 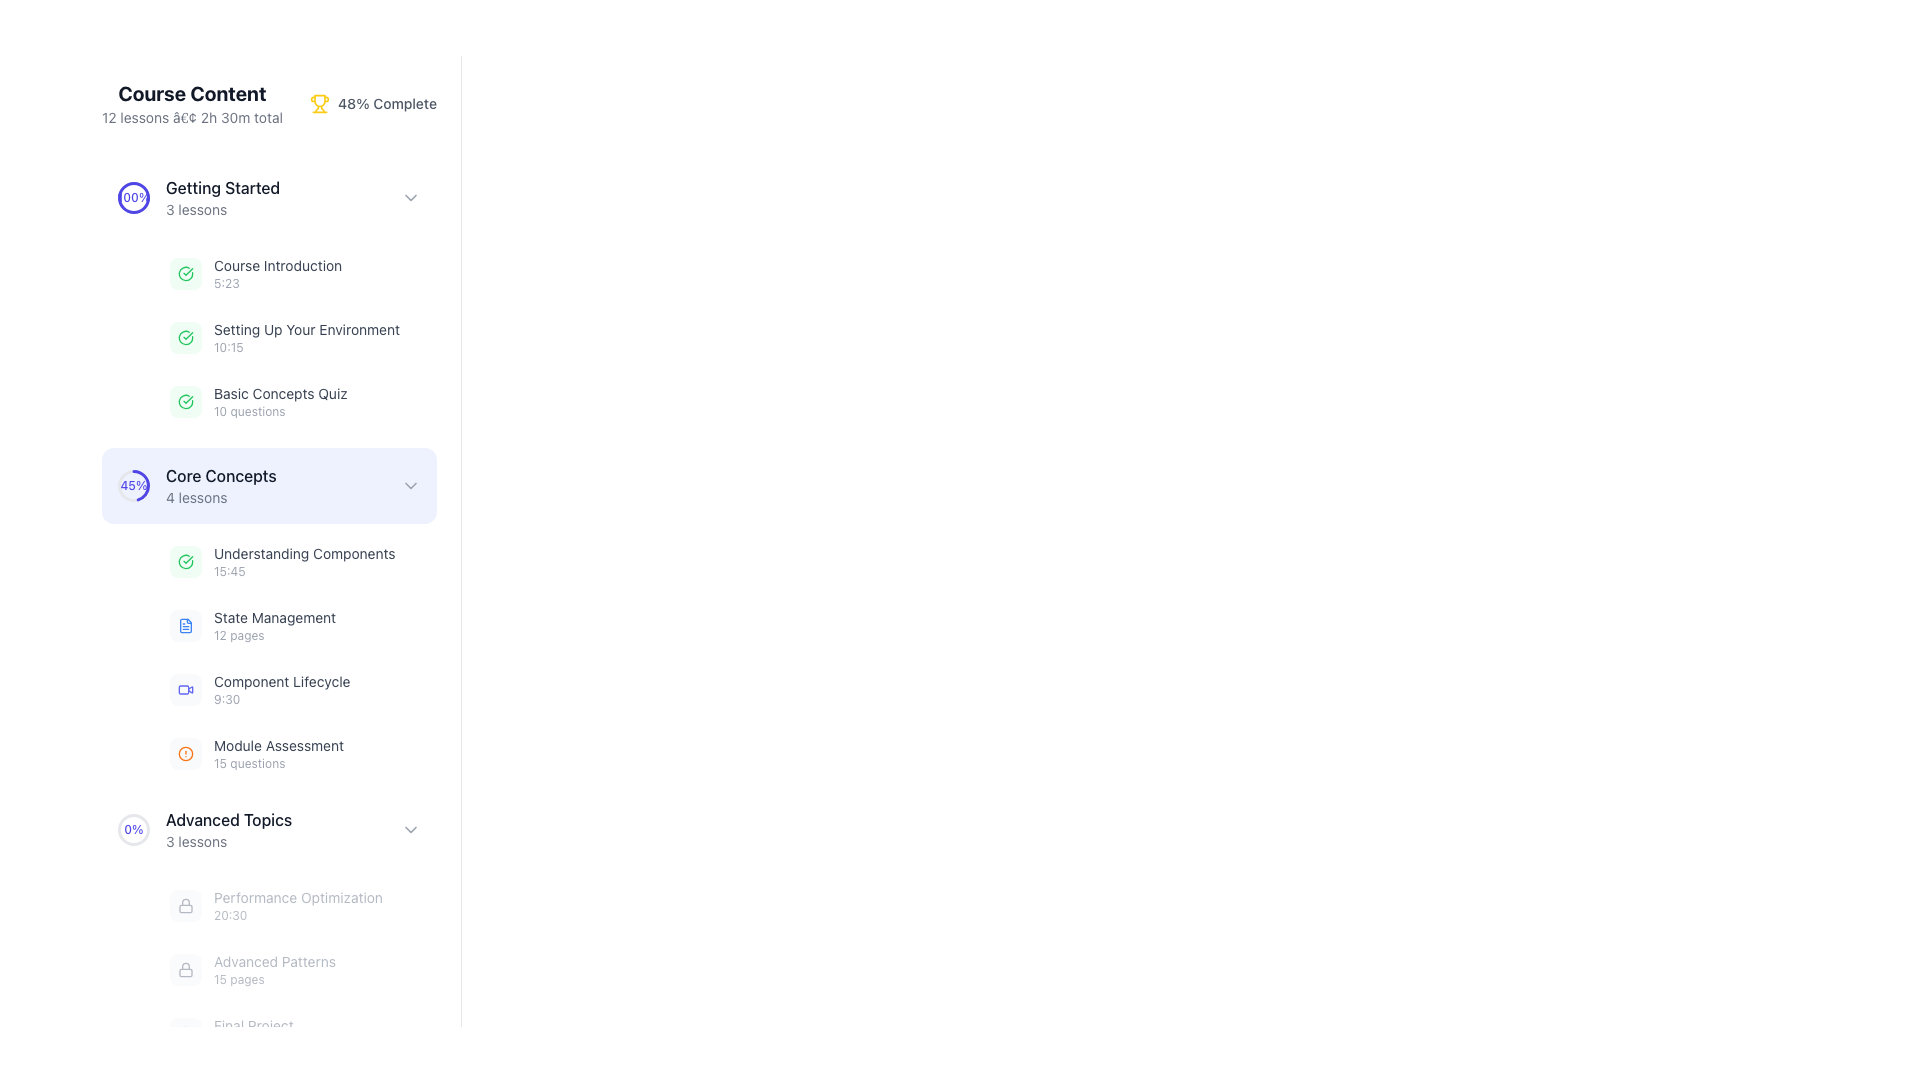 What do you see at coordinates (296, 1033) in the screenshot?
I see `the clickable list item representing the 'Final Project' lesson entry in the Advanced Topics section` at bounding box center [296, 1033].